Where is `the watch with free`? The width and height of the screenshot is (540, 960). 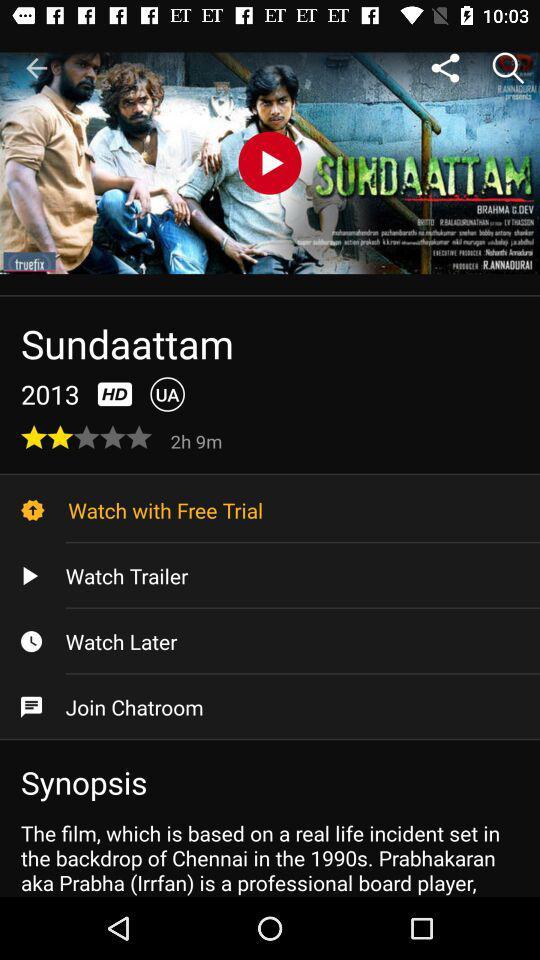 the watch with free is located at coordinates (270, 509).